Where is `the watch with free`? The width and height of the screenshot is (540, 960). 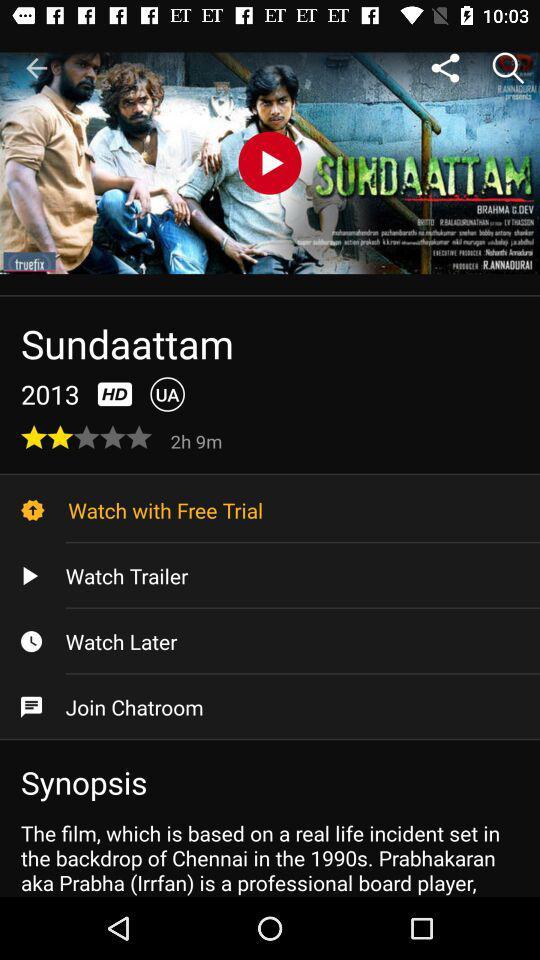 the watch with free is located at coordinates (270, 509).